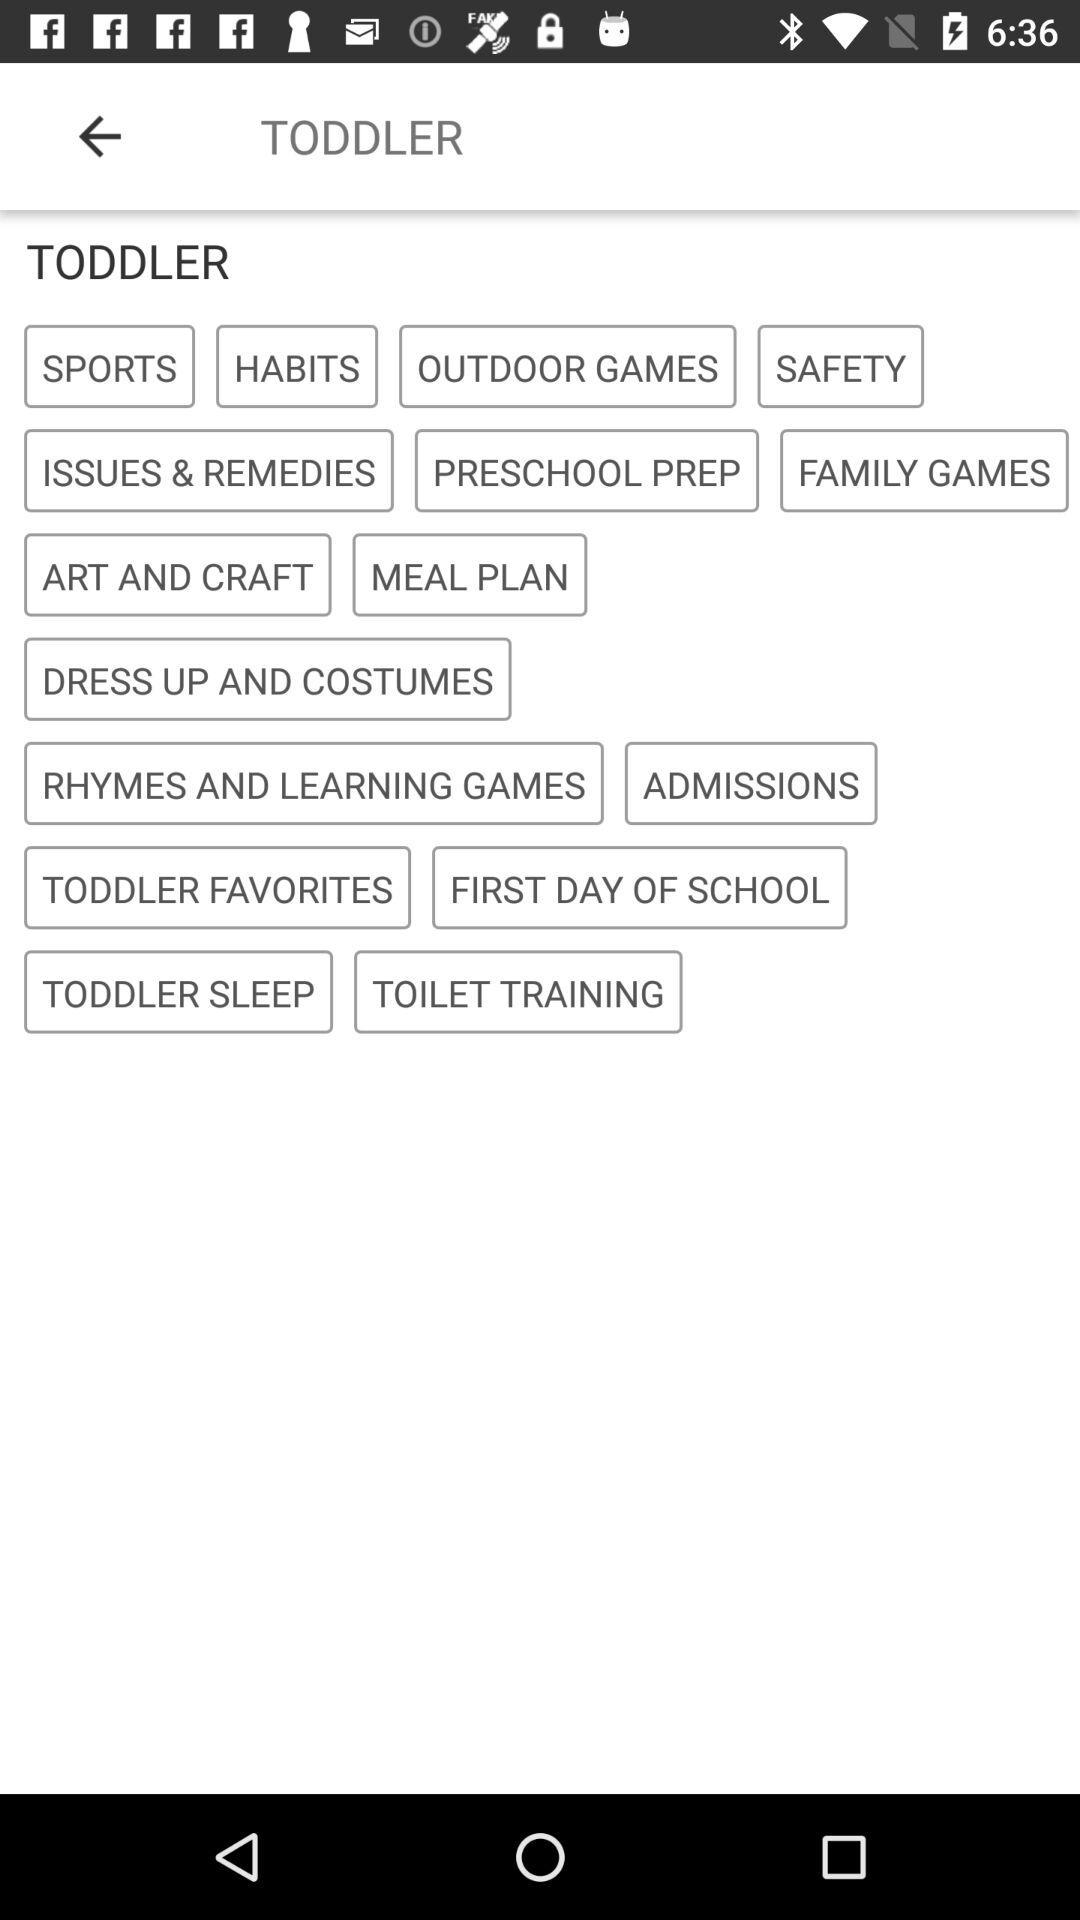  I want to click on icon next to sports, so click(297, 367).